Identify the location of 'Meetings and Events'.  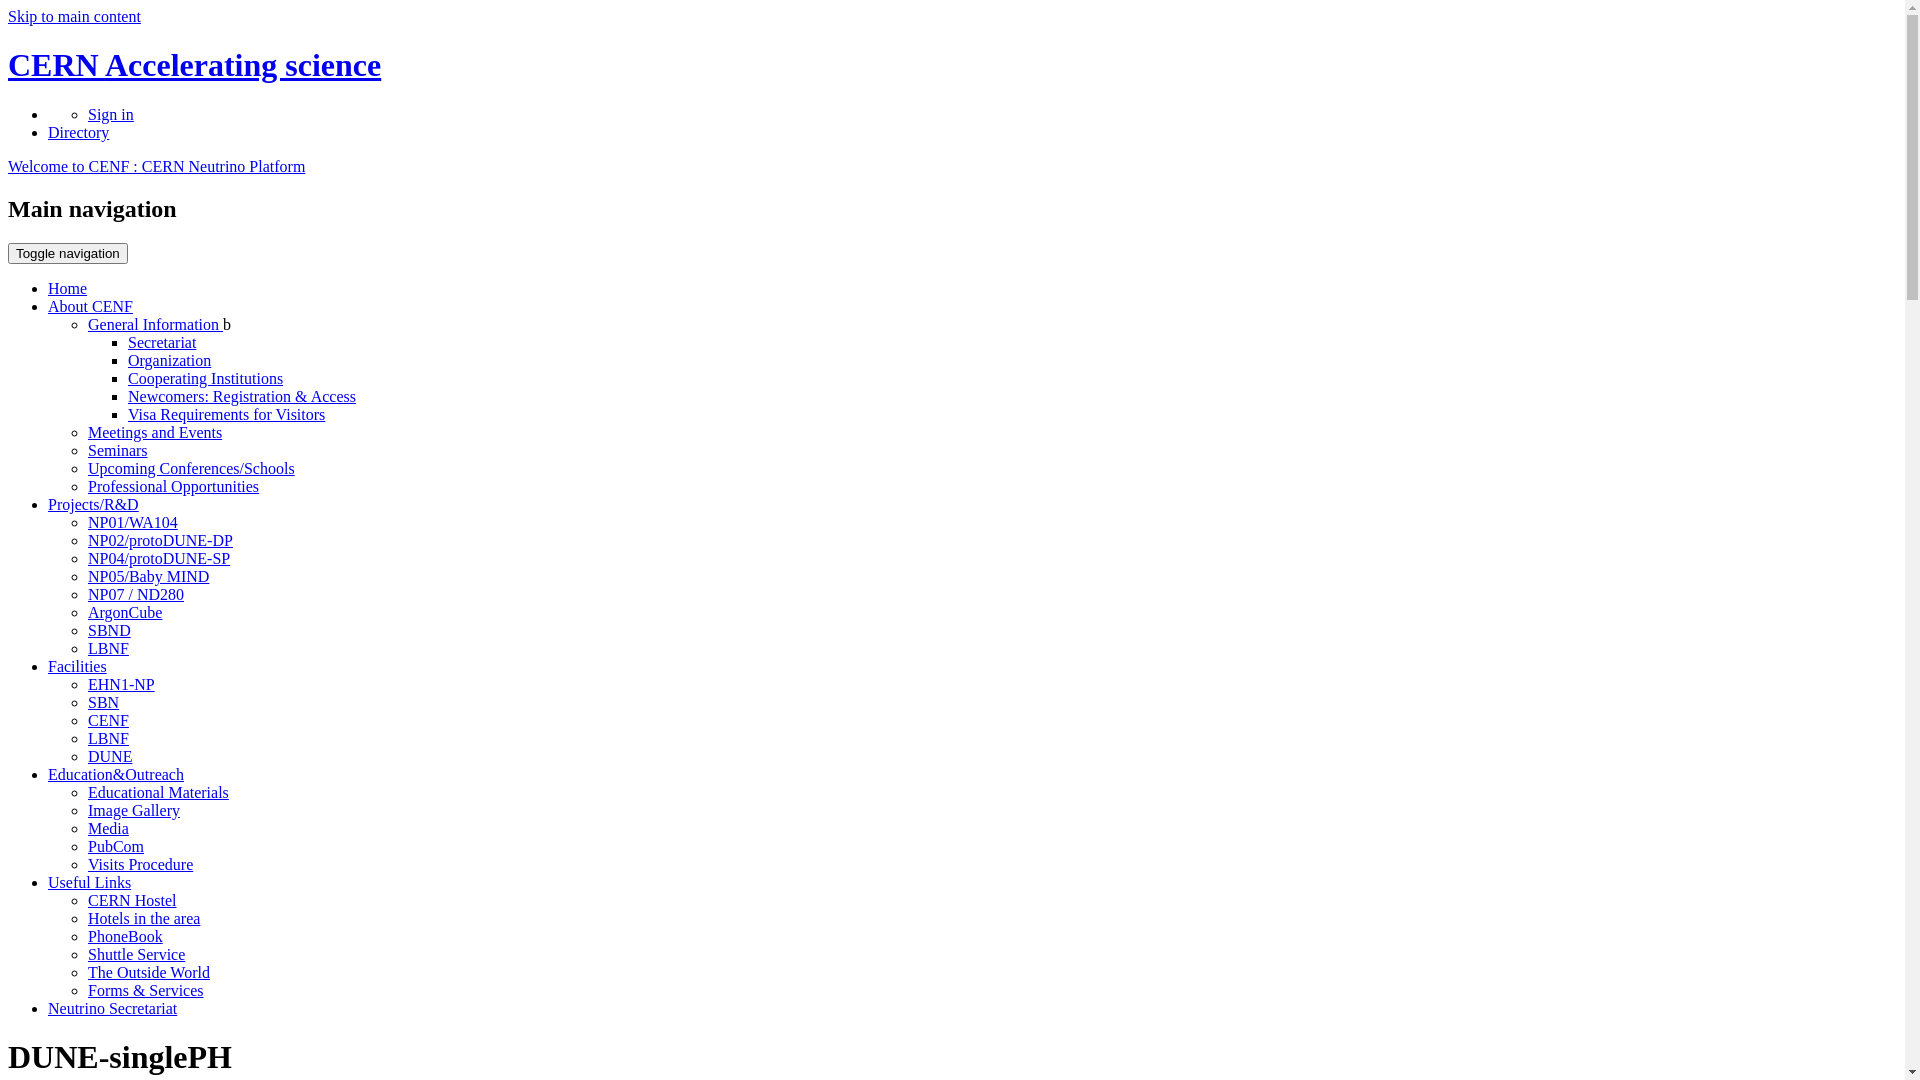
(153, 431).